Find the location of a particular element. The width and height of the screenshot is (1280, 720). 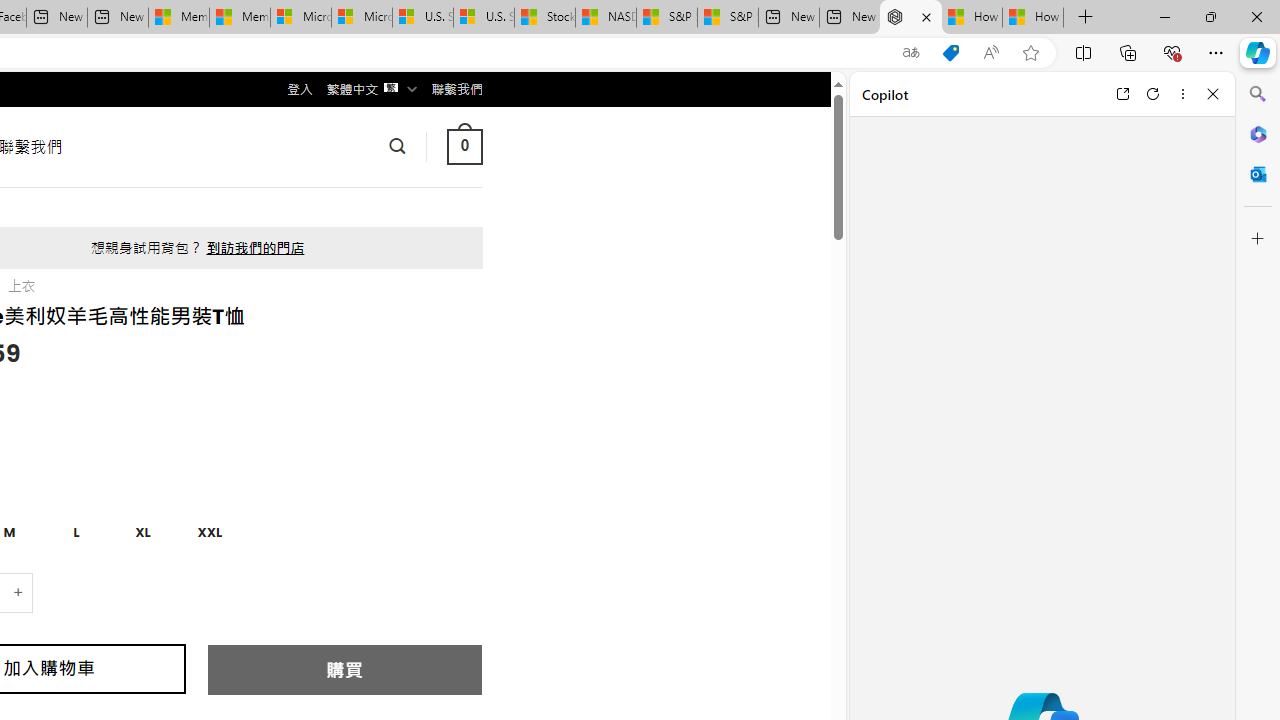

'Microsoft 365' is located at coordinates (1257, 133).